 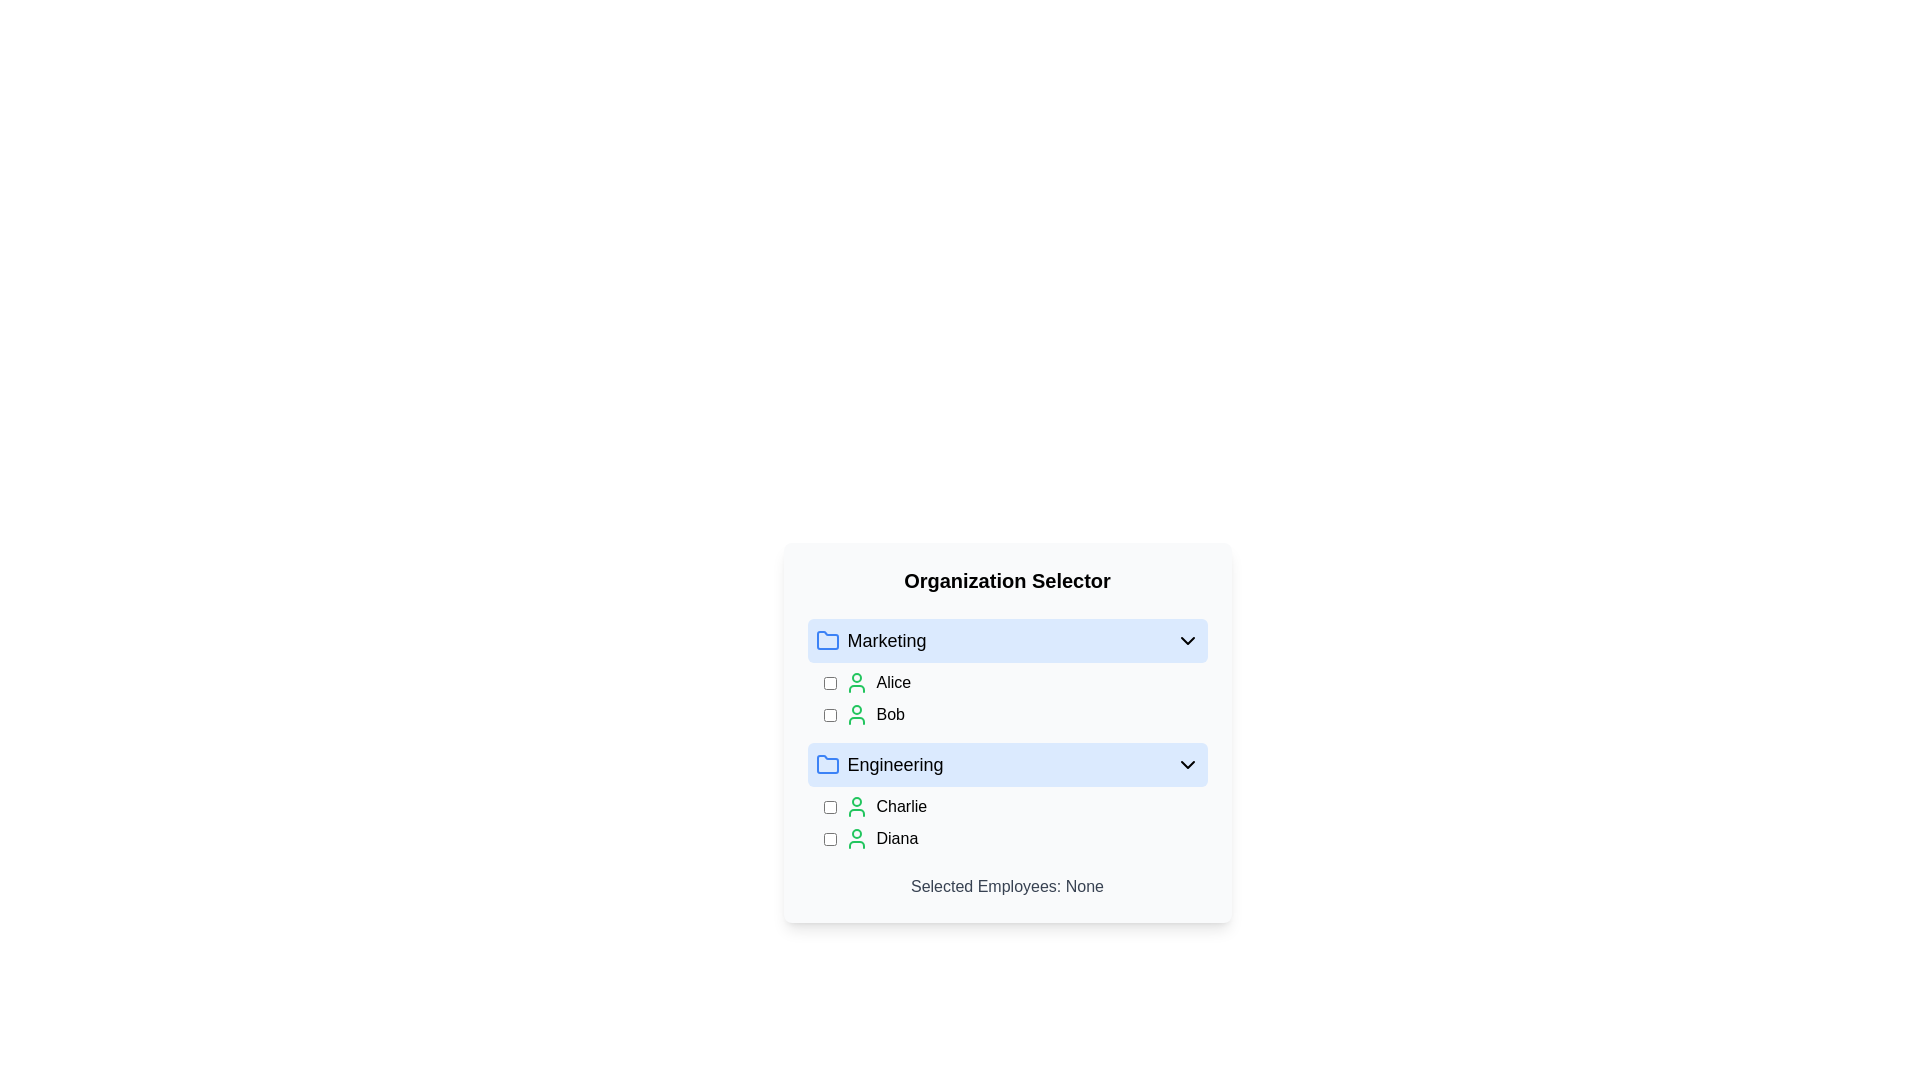 What do you see at coordinates (856, 805) in the screenshot?
I see `the user silhouette icon, which is drawn with green strokes and located next to the name 'Charlie' in the 'Engineering' section of the 'Organization Selector'` at bounding box center [856, 805].